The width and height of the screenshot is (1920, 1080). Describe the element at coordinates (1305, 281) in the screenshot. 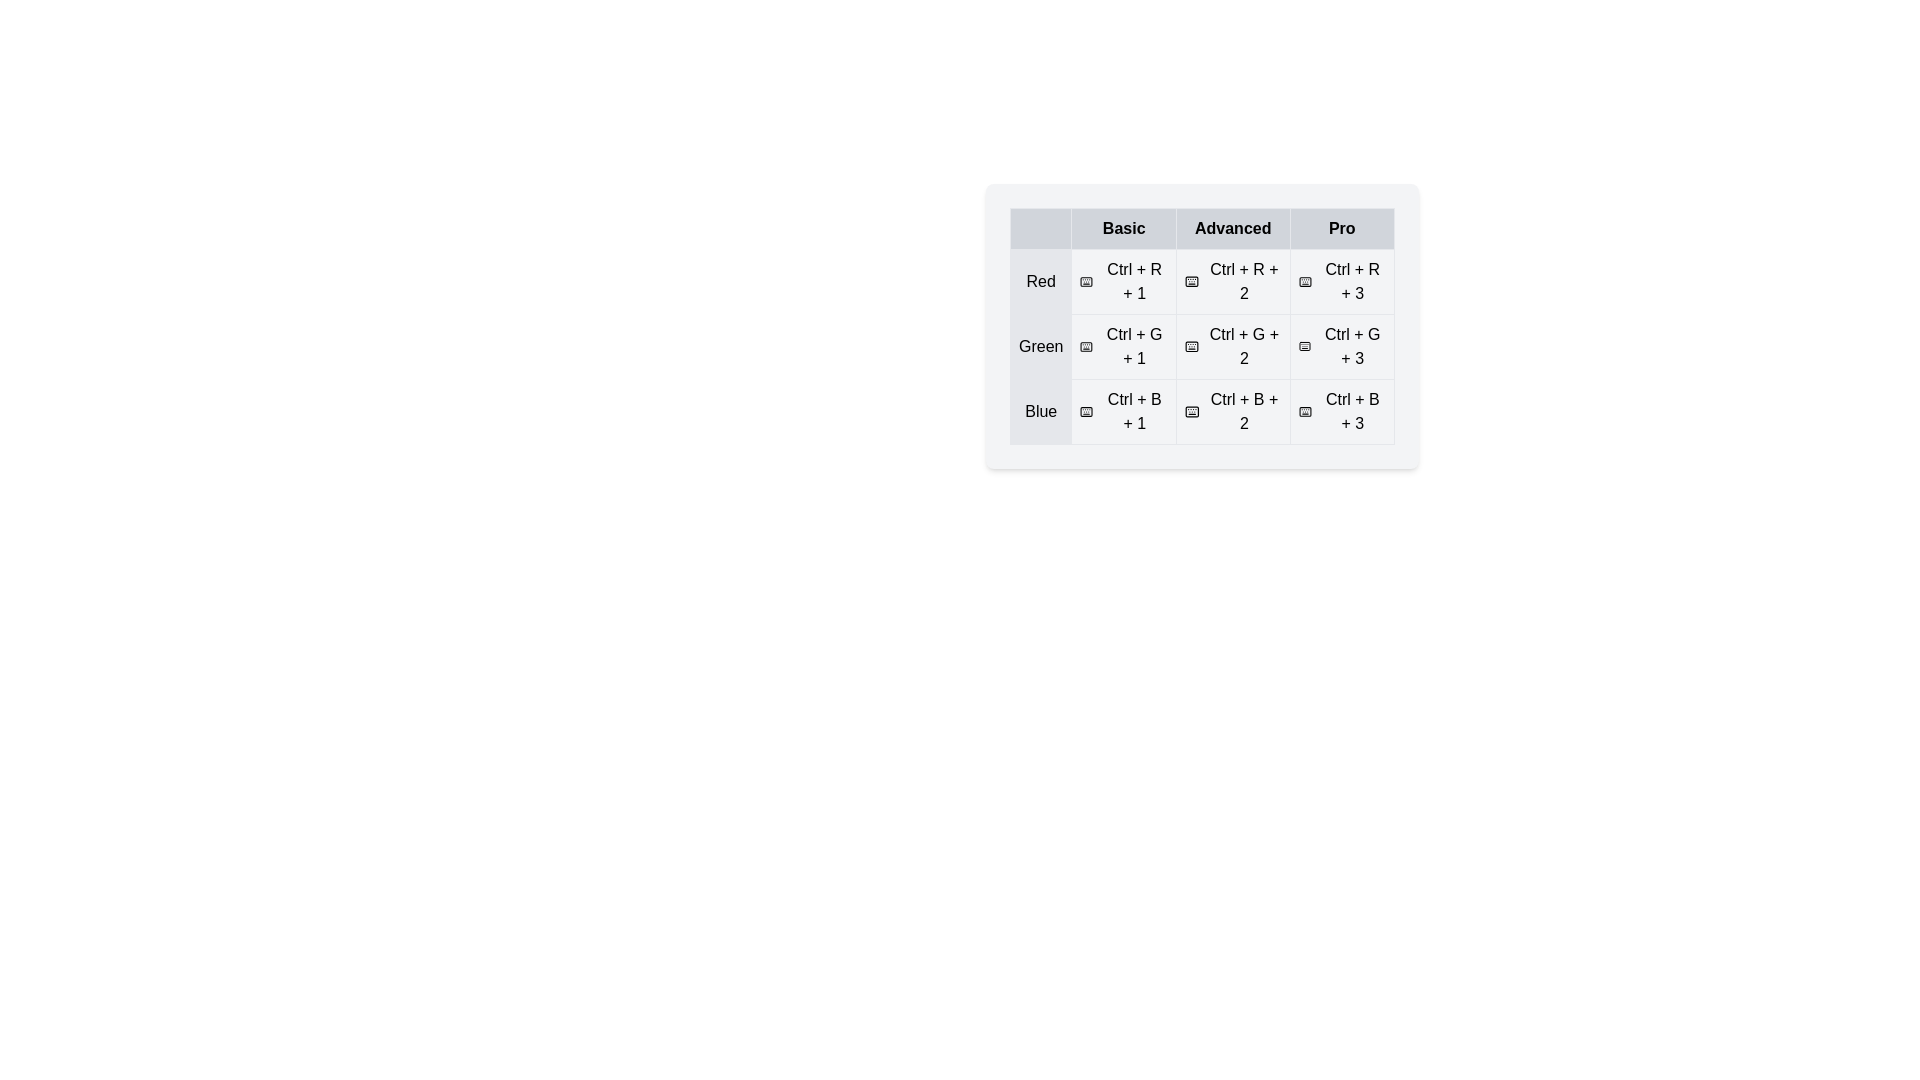

I see `the keyboard action icon located in the 'Pro' column of the 'Red' row, which visually indicates the action 'Ctrl + R + 3'` at that location.